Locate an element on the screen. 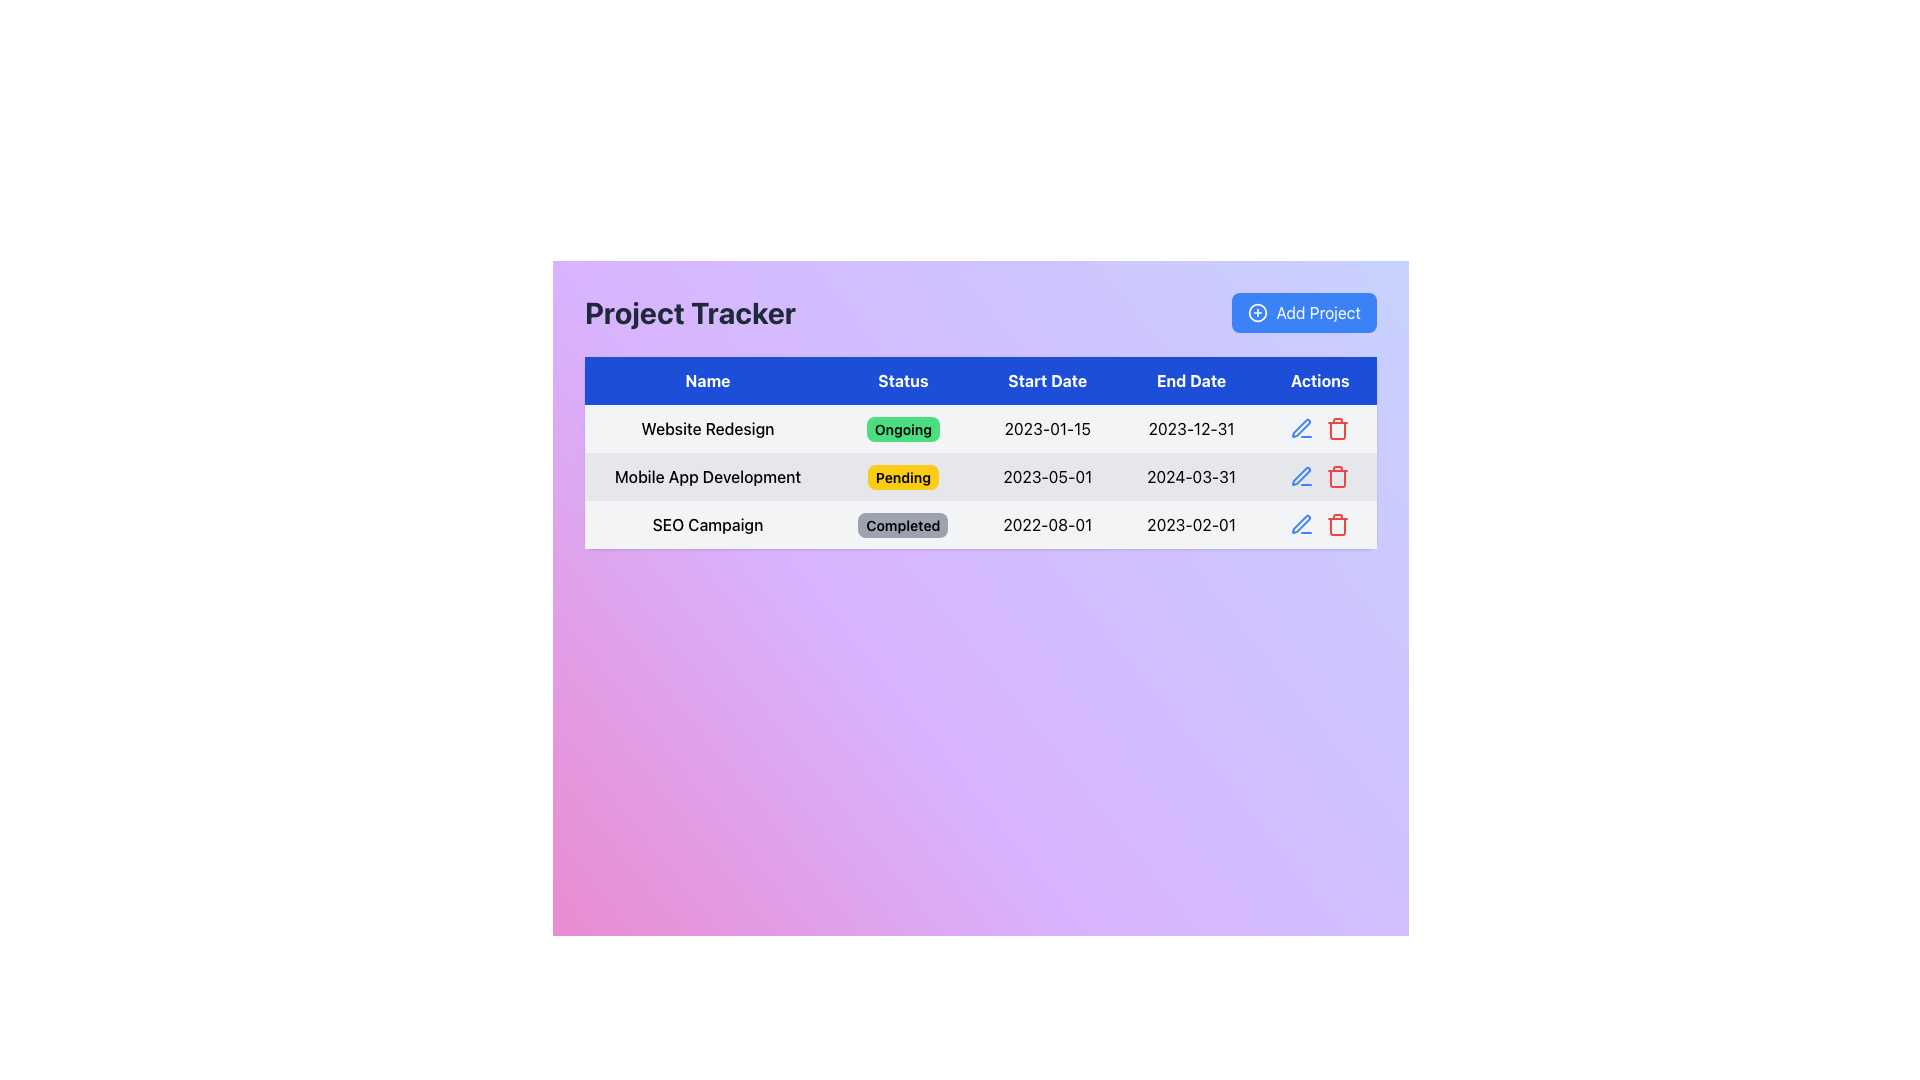 The height and width of the screenshot is (1080, 1920). the red trash icon button located in the 'Actions' column of the last row in the table to observe the tooltip or style change is located at coordinates (1338, 427).